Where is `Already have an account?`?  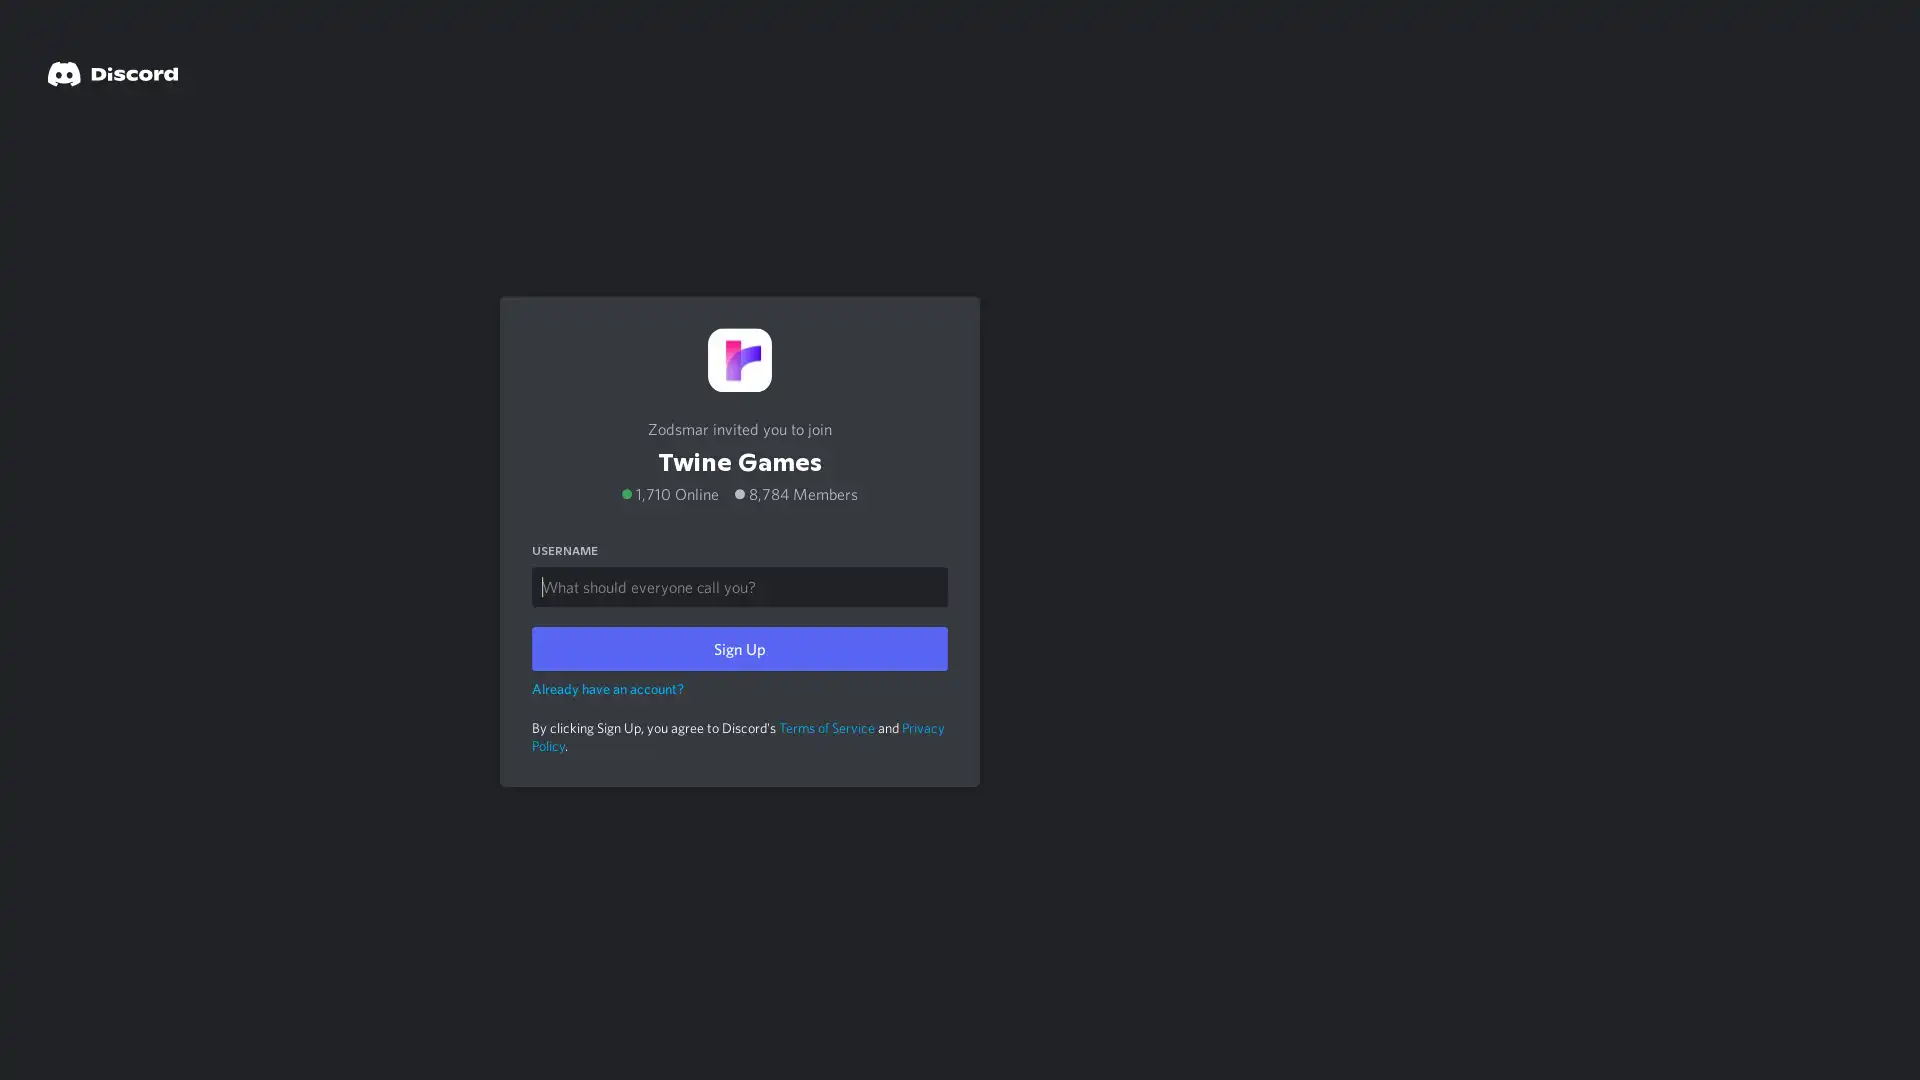
Already have an account? is located at coordinates (607, 685).